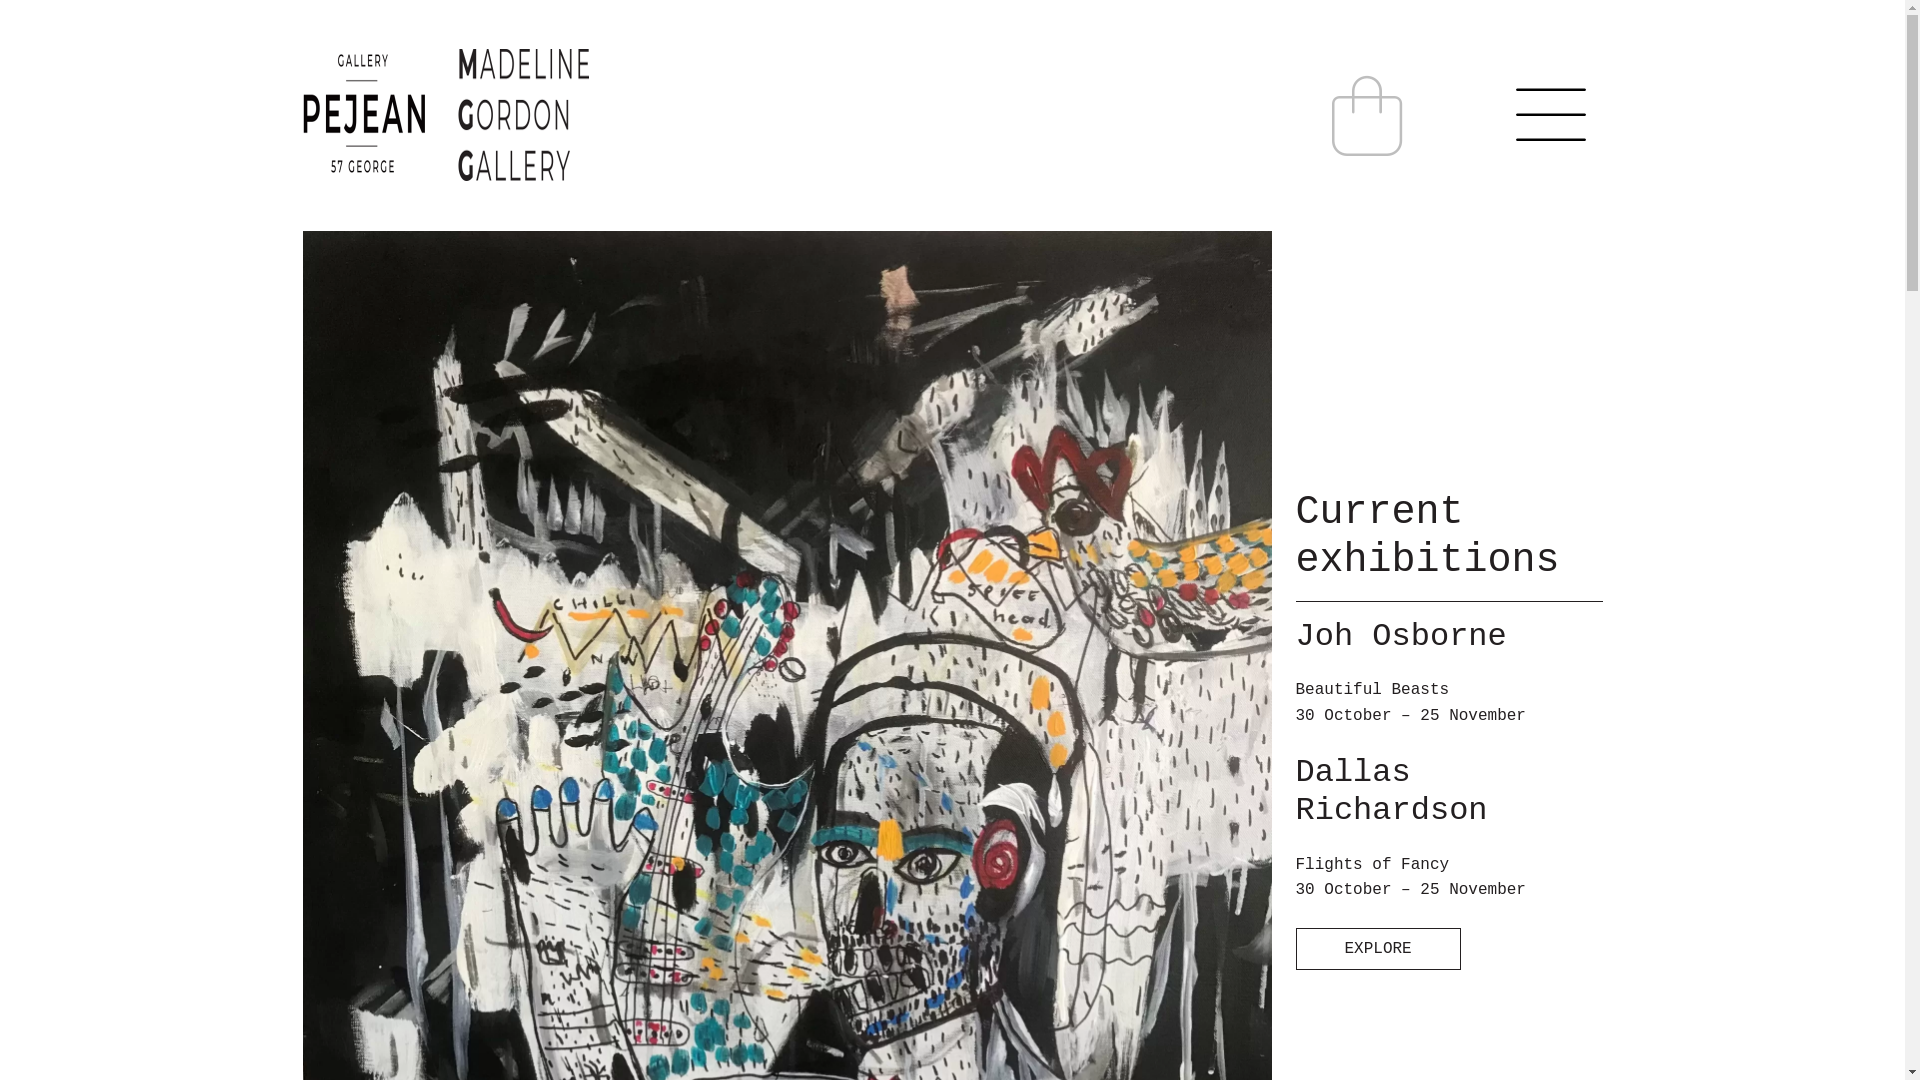 This screenshot has height=1080, width=1920. What do you see at coordinates (1296, 947) in the screenshot?
I see `'EXPLORE'` at bounding box center [1296, 947].